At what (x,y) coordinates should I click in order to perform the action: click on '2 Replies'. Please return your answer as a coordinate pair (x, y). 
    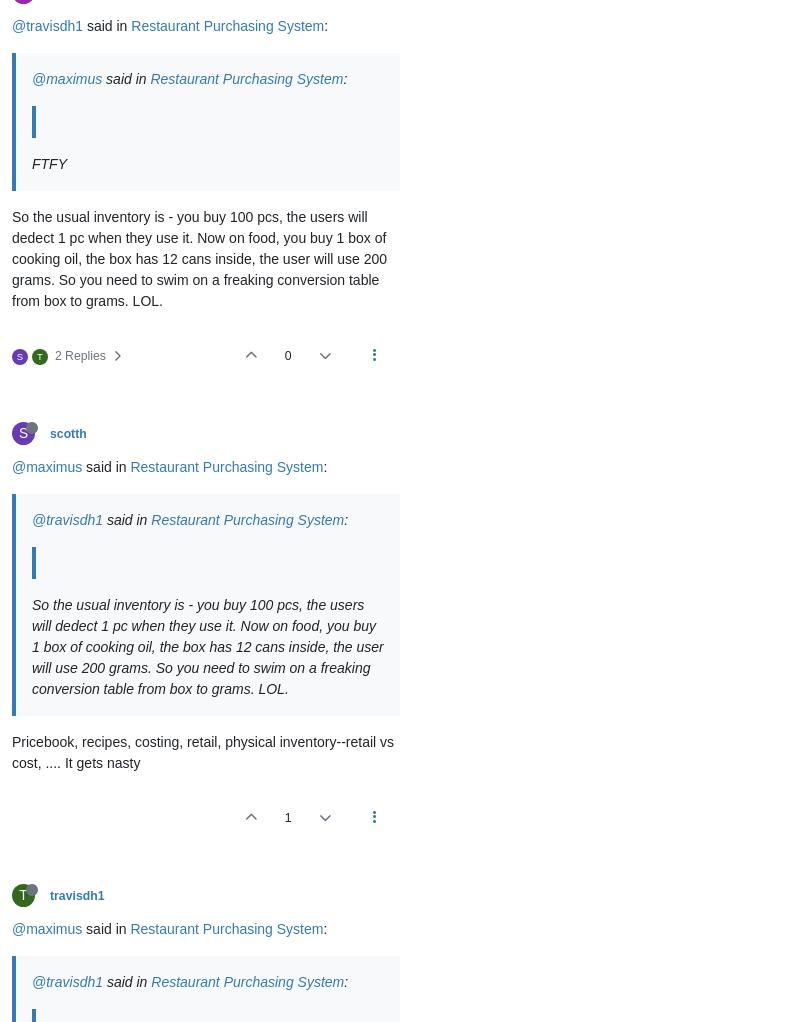
    Looking at the image, I should click on (53, 355).